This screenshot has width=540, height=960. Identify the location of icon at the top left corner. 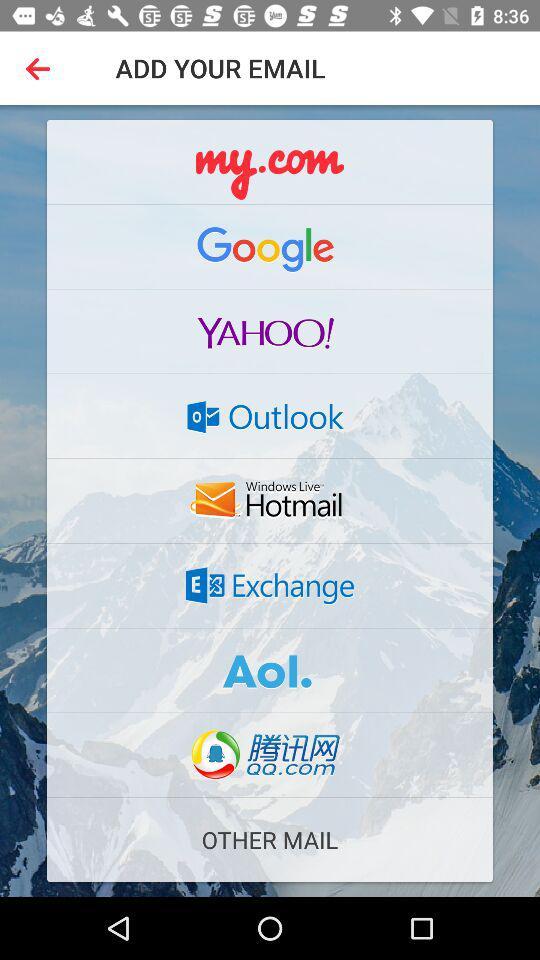
(42, 68).